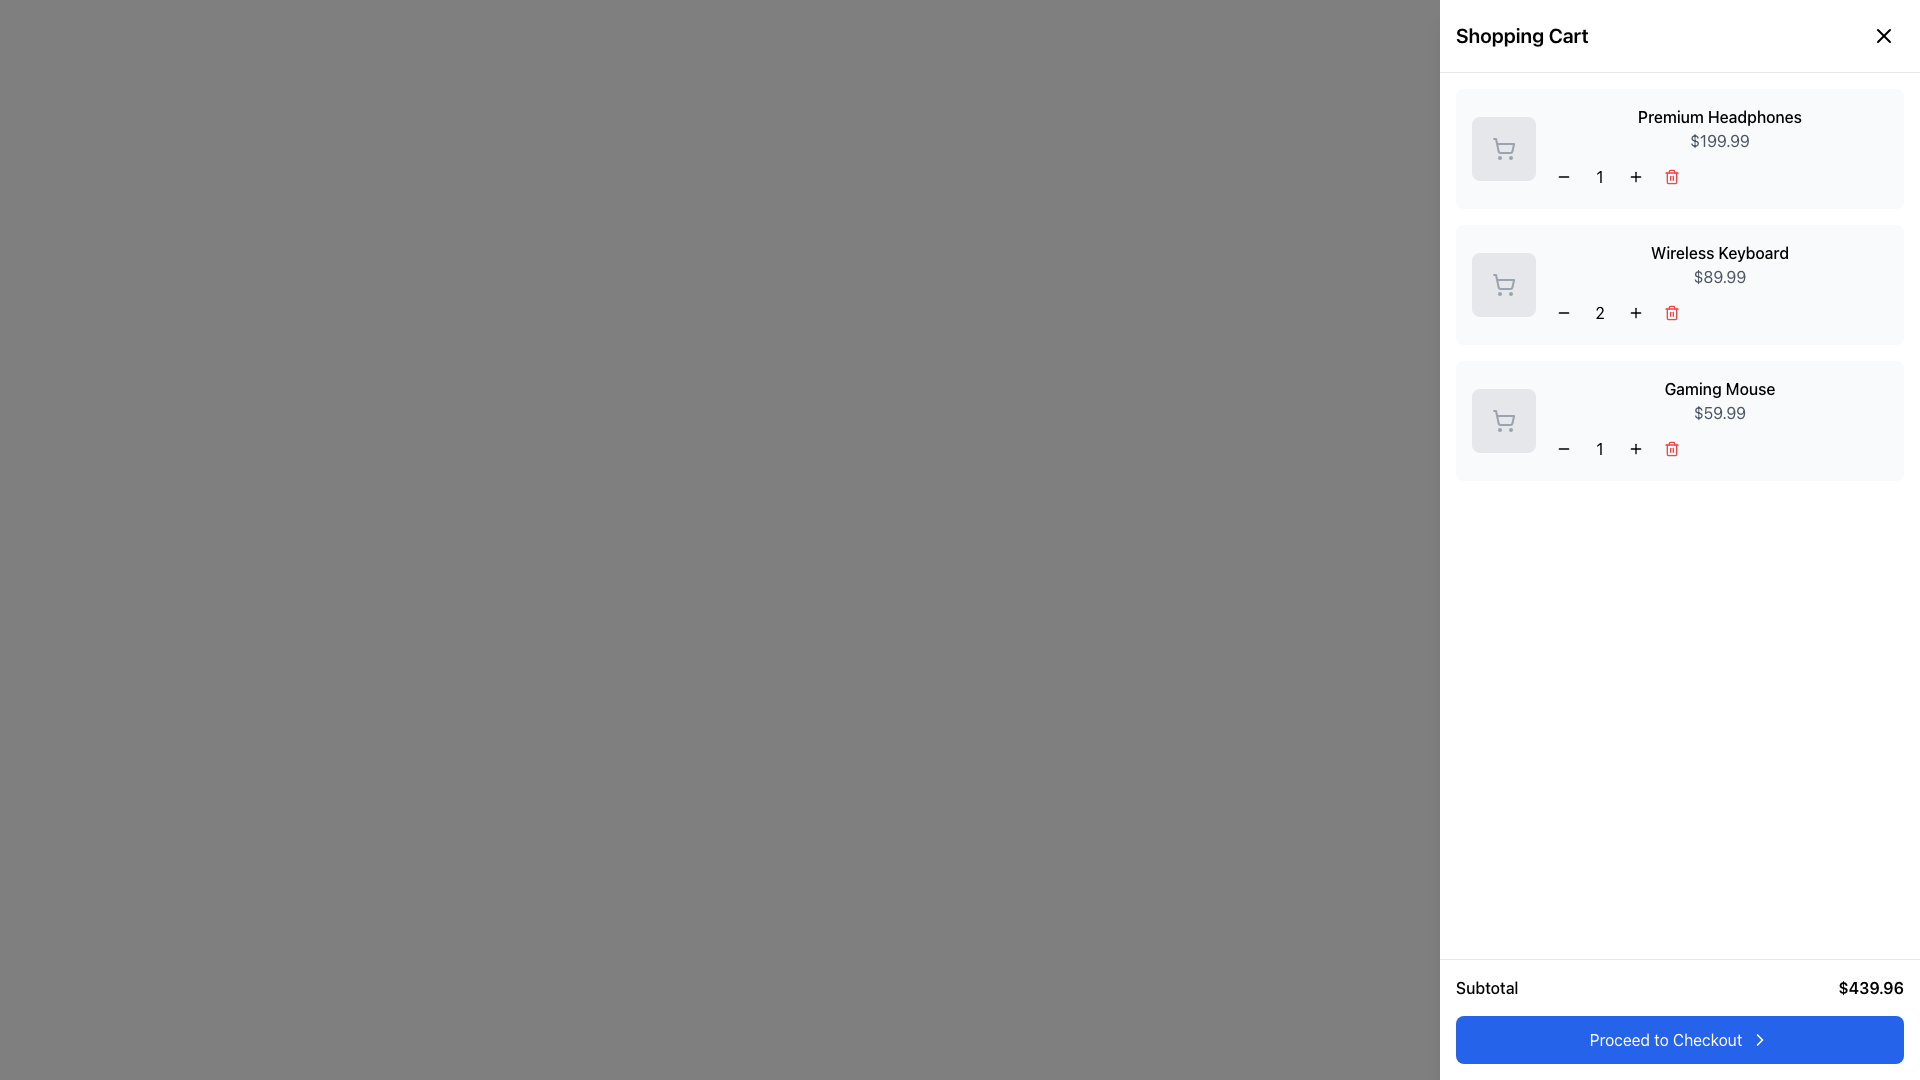 This screenshot has height=1080, width=1920. I want to click on the increment button for the 'Gaming Mouse' item in the shopping cart, so click(1636, 447).